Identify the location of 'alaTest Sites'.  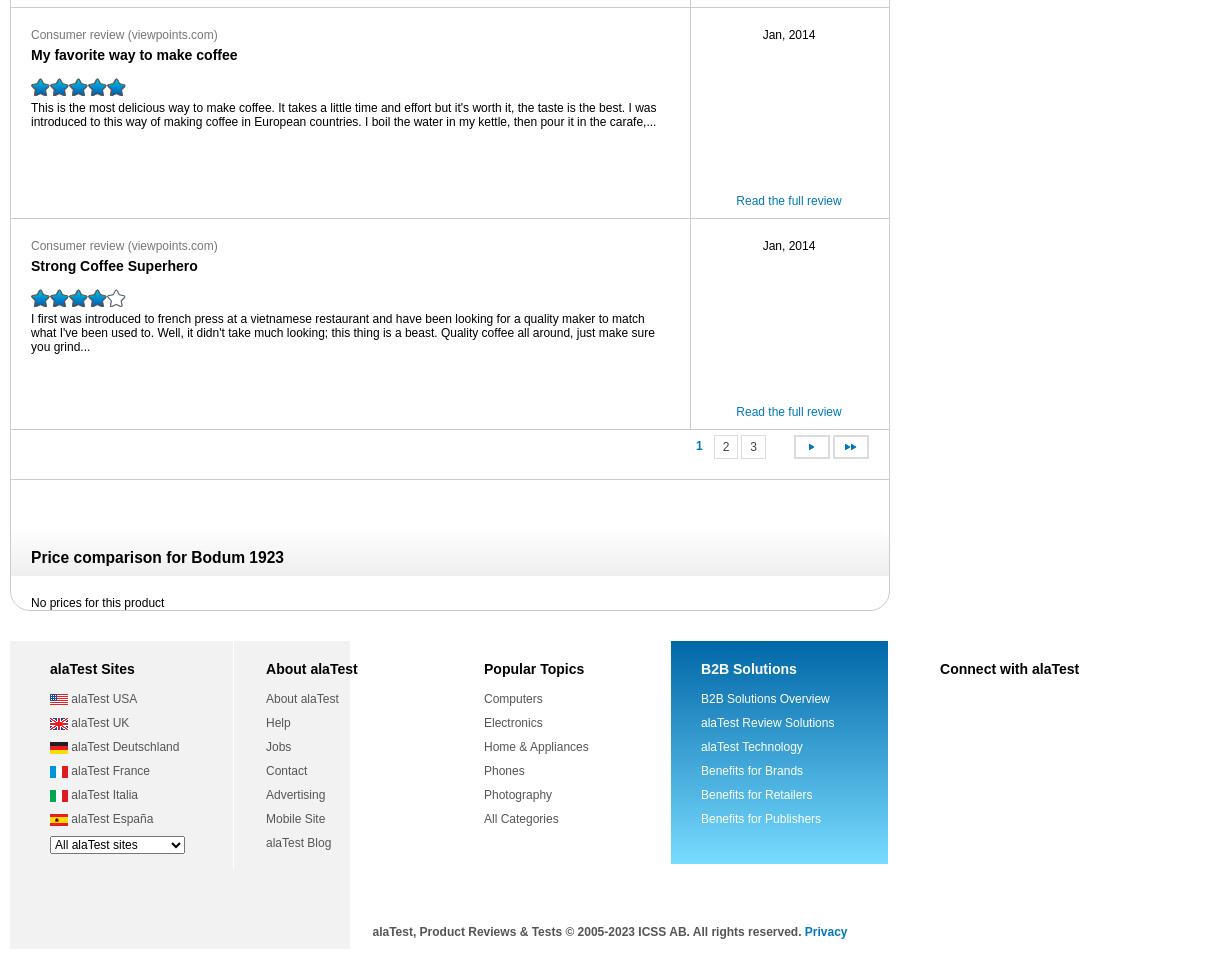
(48, 668).